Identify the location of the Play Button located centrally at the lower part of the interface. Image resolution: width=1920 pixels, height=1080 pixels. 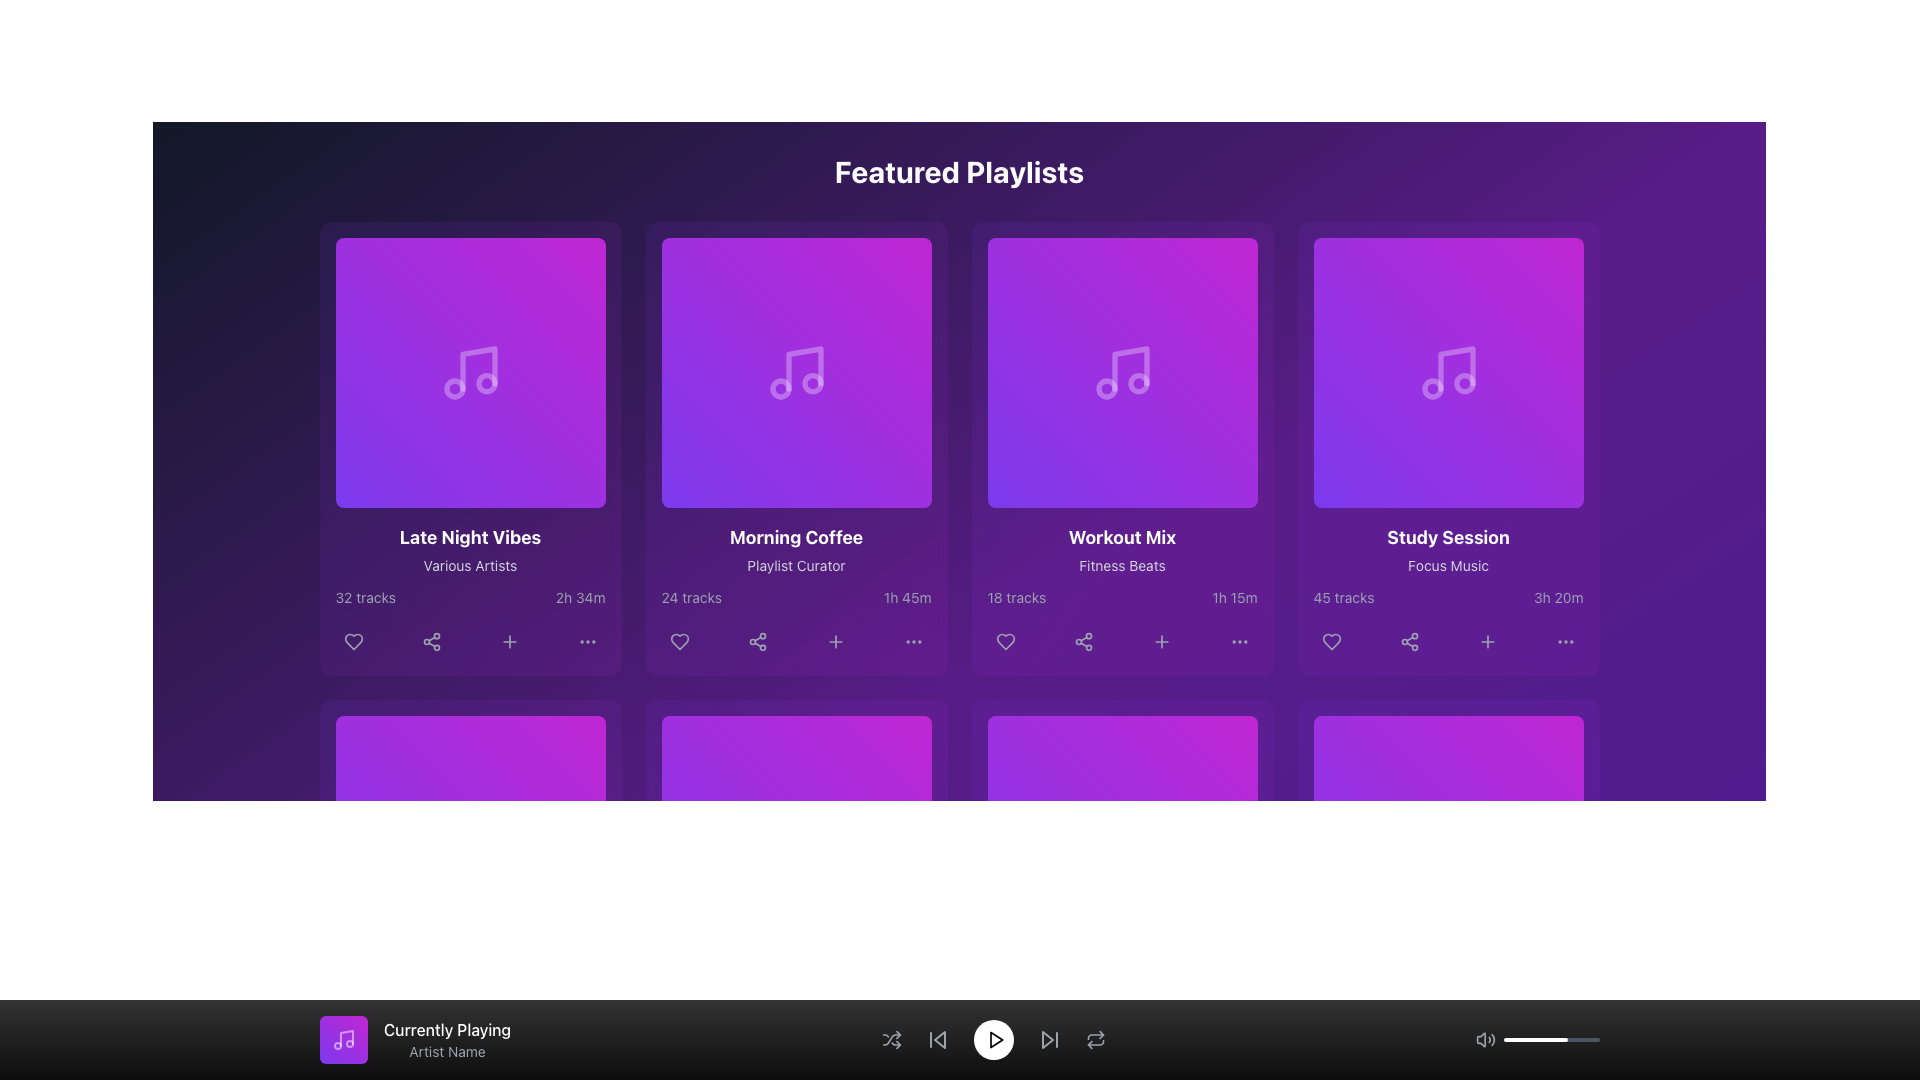
(1125, 851).